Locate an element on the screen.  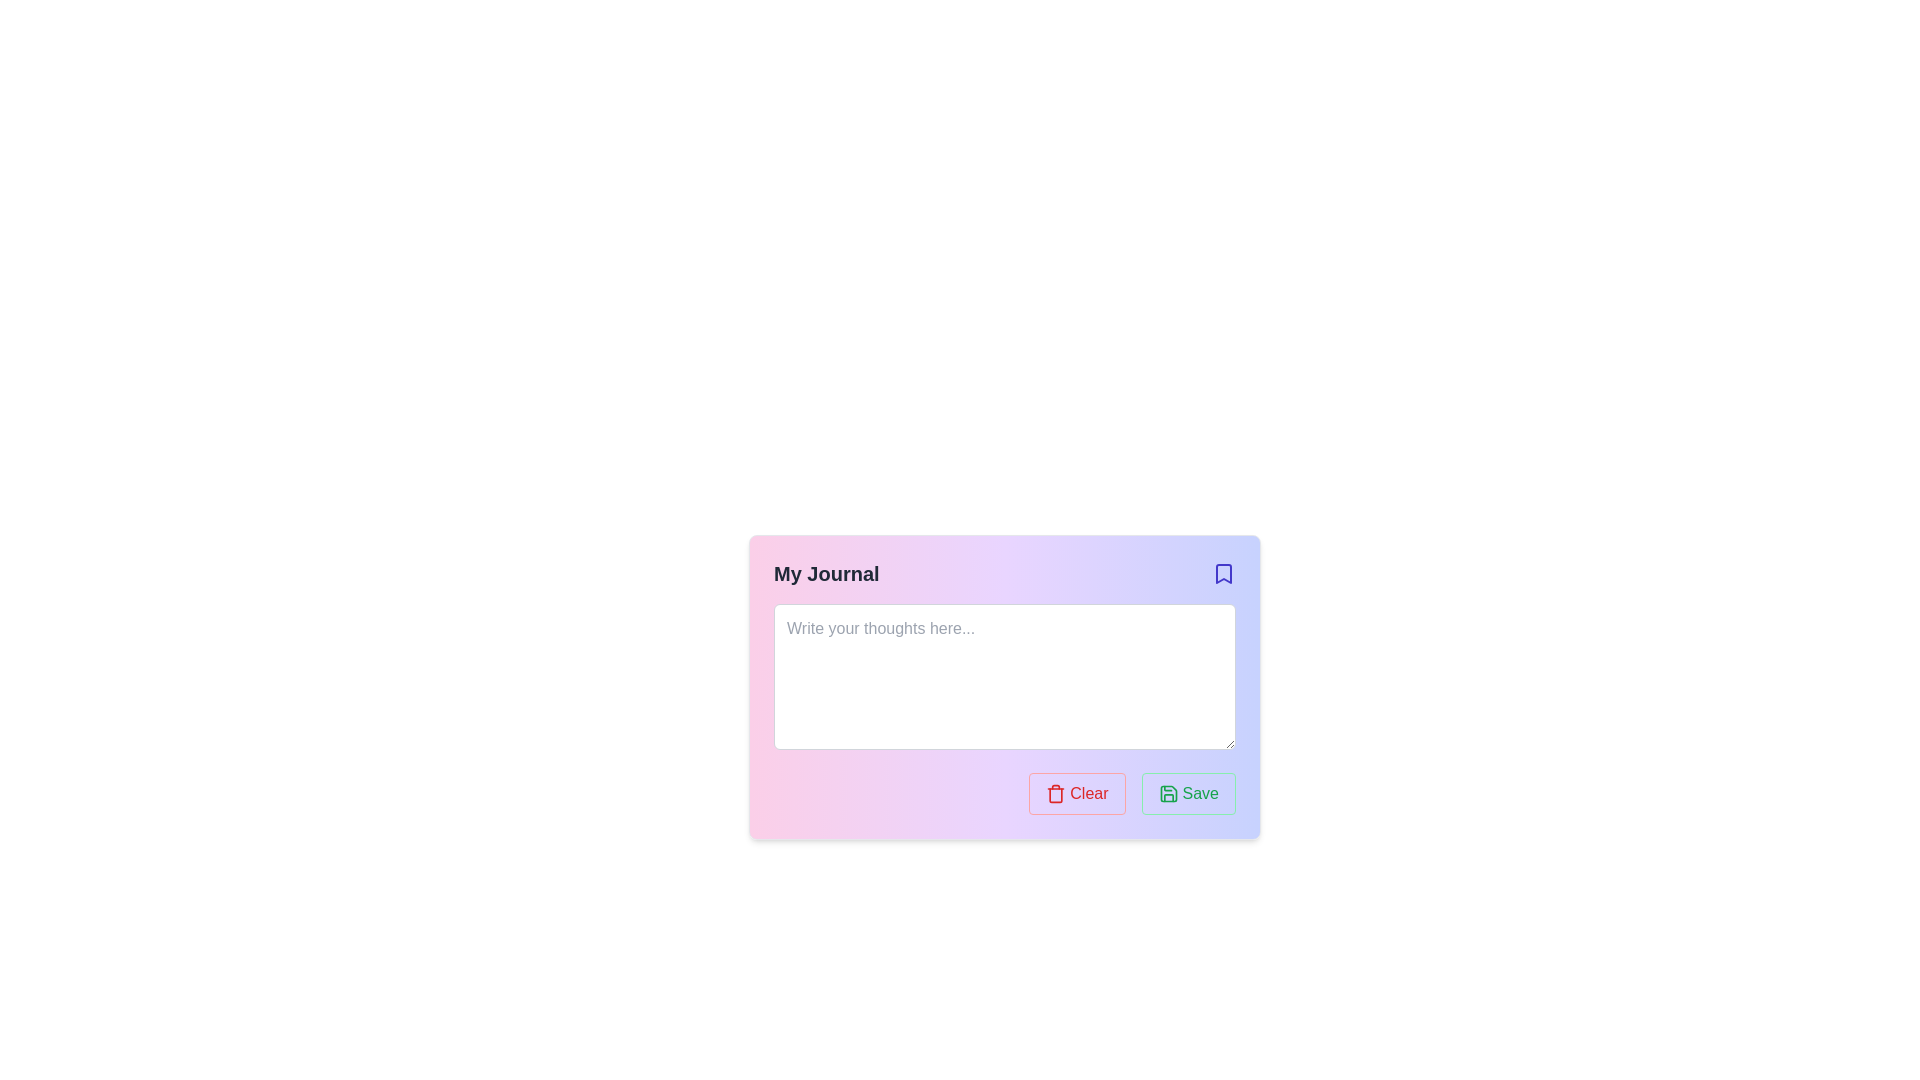
the static text element labeled 'My Journal' which serves as a title for the journal section is located at coordinates (826, 574).